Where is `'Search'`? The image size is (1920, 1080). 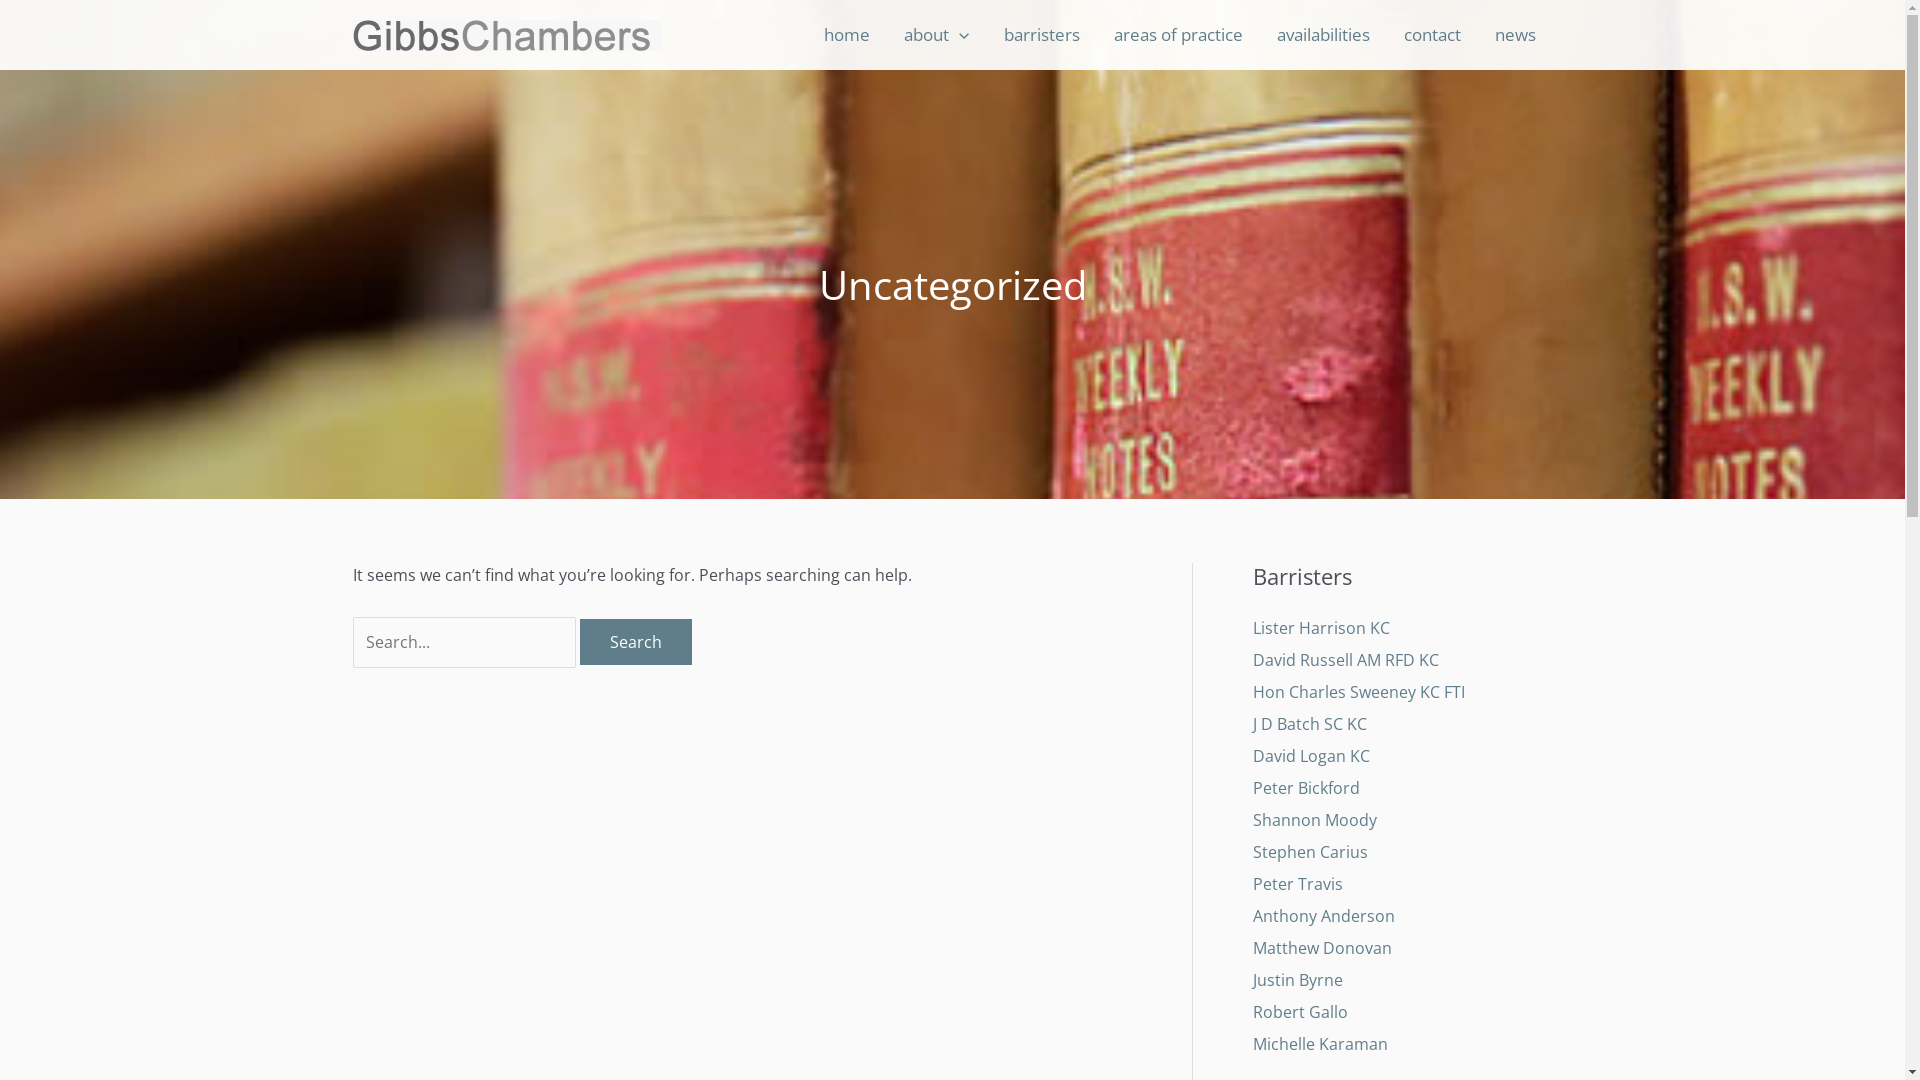
'Search' is located at coordinates (634, 641).